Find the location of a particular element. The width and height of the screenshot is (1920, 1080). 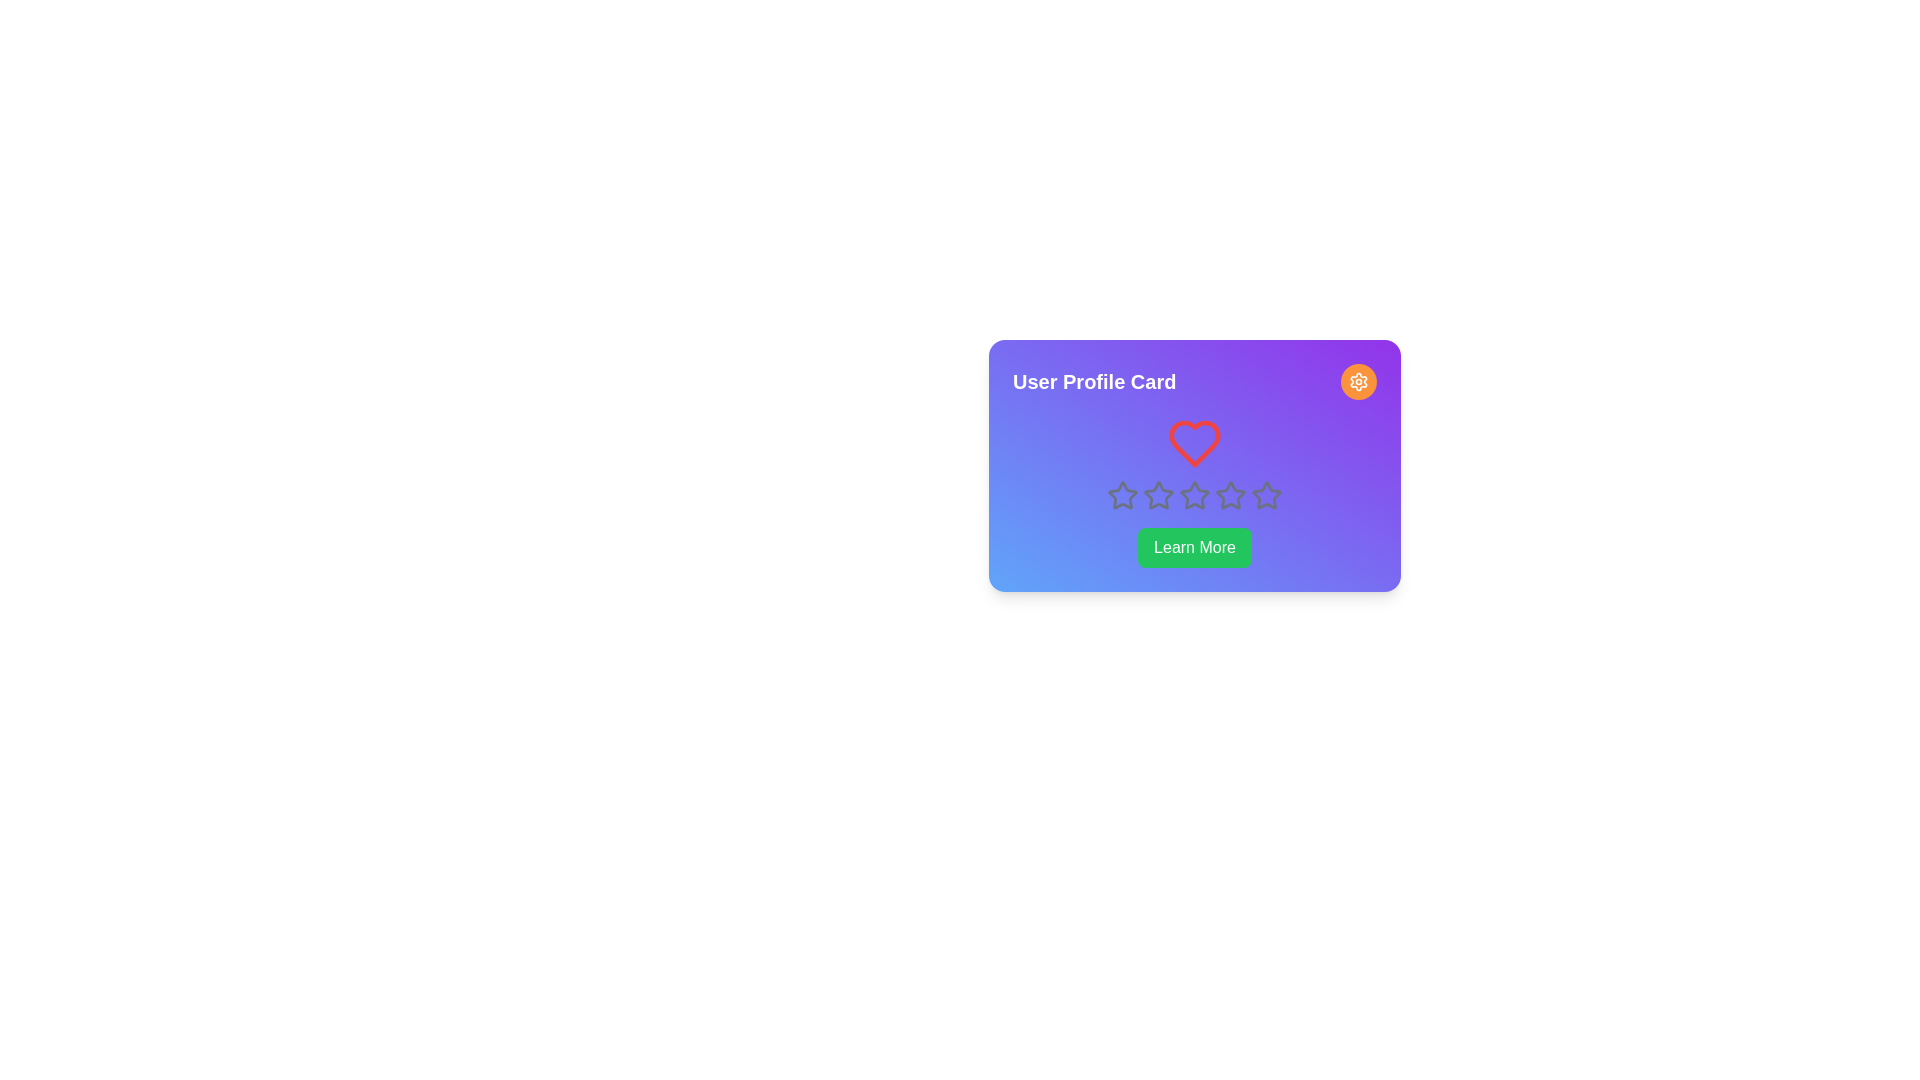

the green 'Learn More' button with white text located at the center-bottom of the User Profile Card is located at coordinates (1195, 547).